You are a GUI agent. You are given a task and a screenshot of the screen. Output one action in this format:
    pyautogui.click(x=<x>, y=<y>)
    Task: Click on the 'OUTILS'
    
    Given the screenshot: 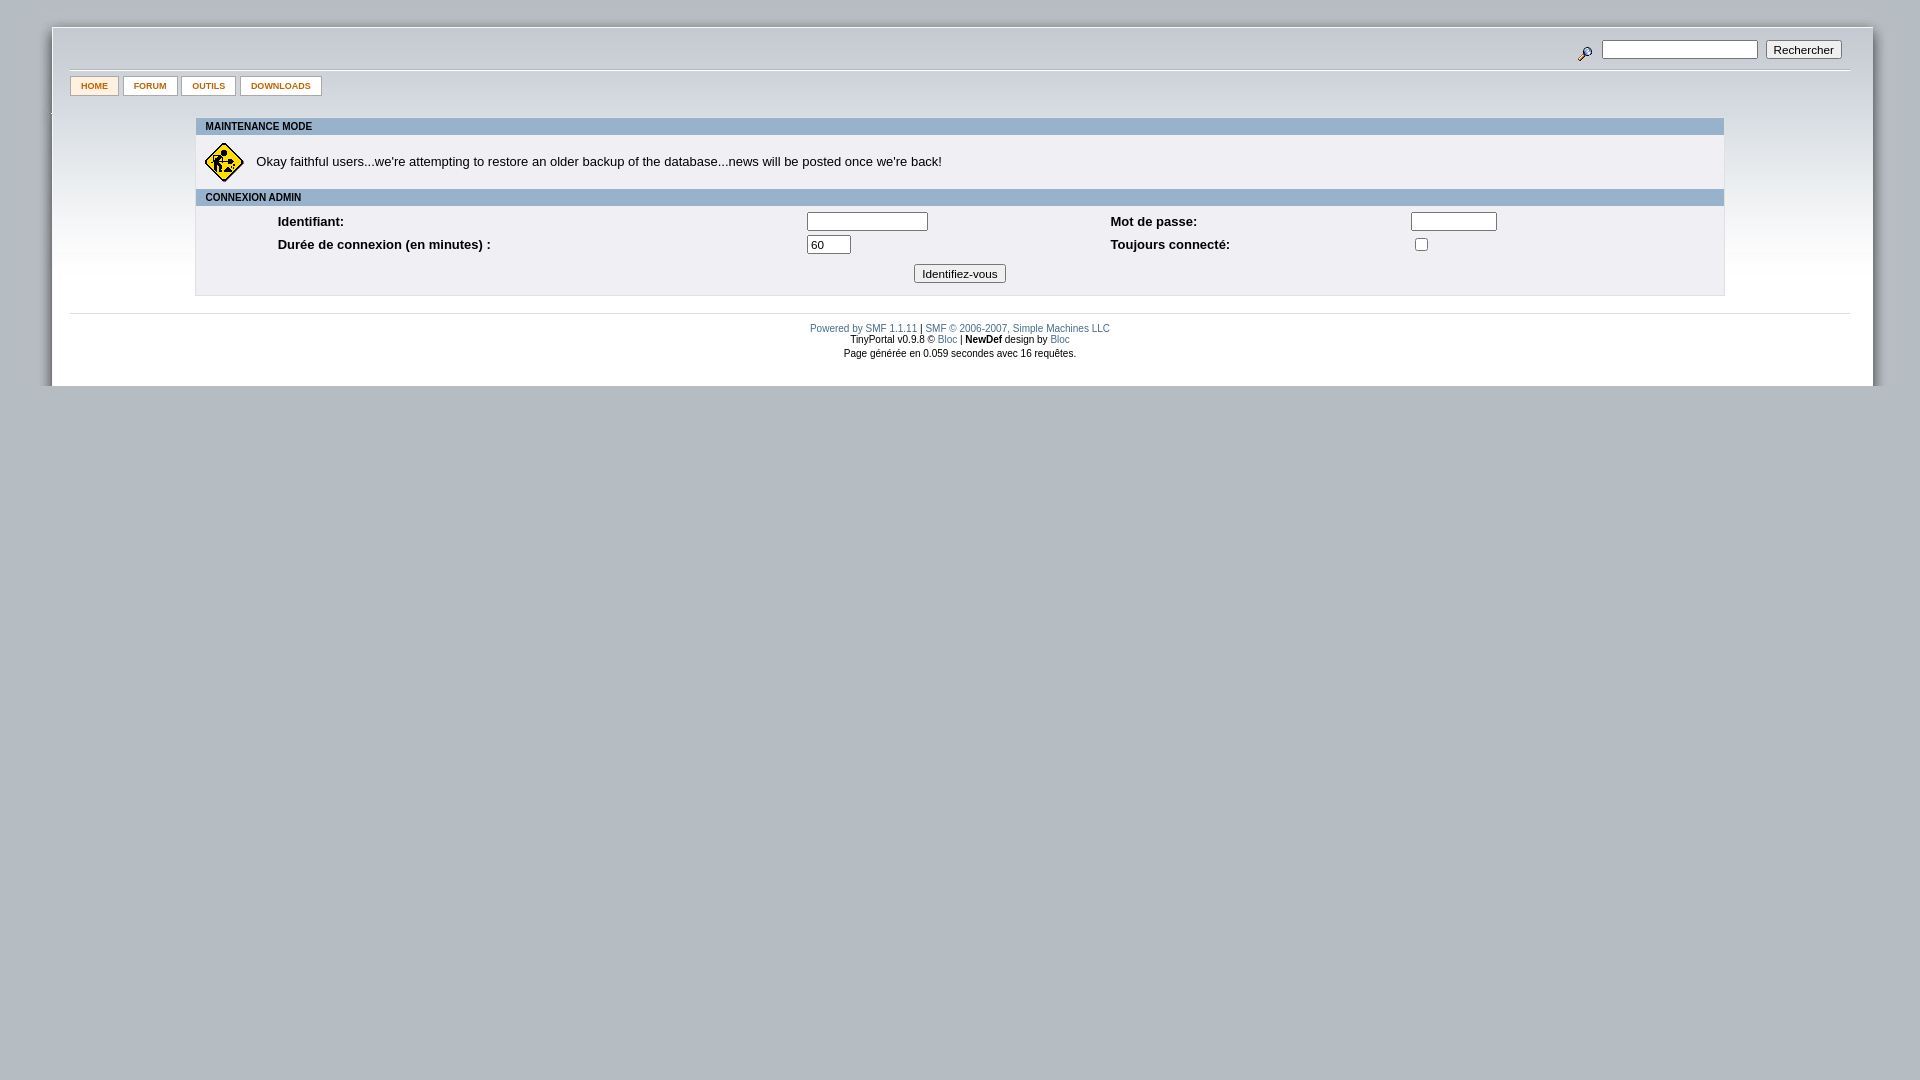 What is the action you would take?
    pyautogui.click(x=208, y=84)
    